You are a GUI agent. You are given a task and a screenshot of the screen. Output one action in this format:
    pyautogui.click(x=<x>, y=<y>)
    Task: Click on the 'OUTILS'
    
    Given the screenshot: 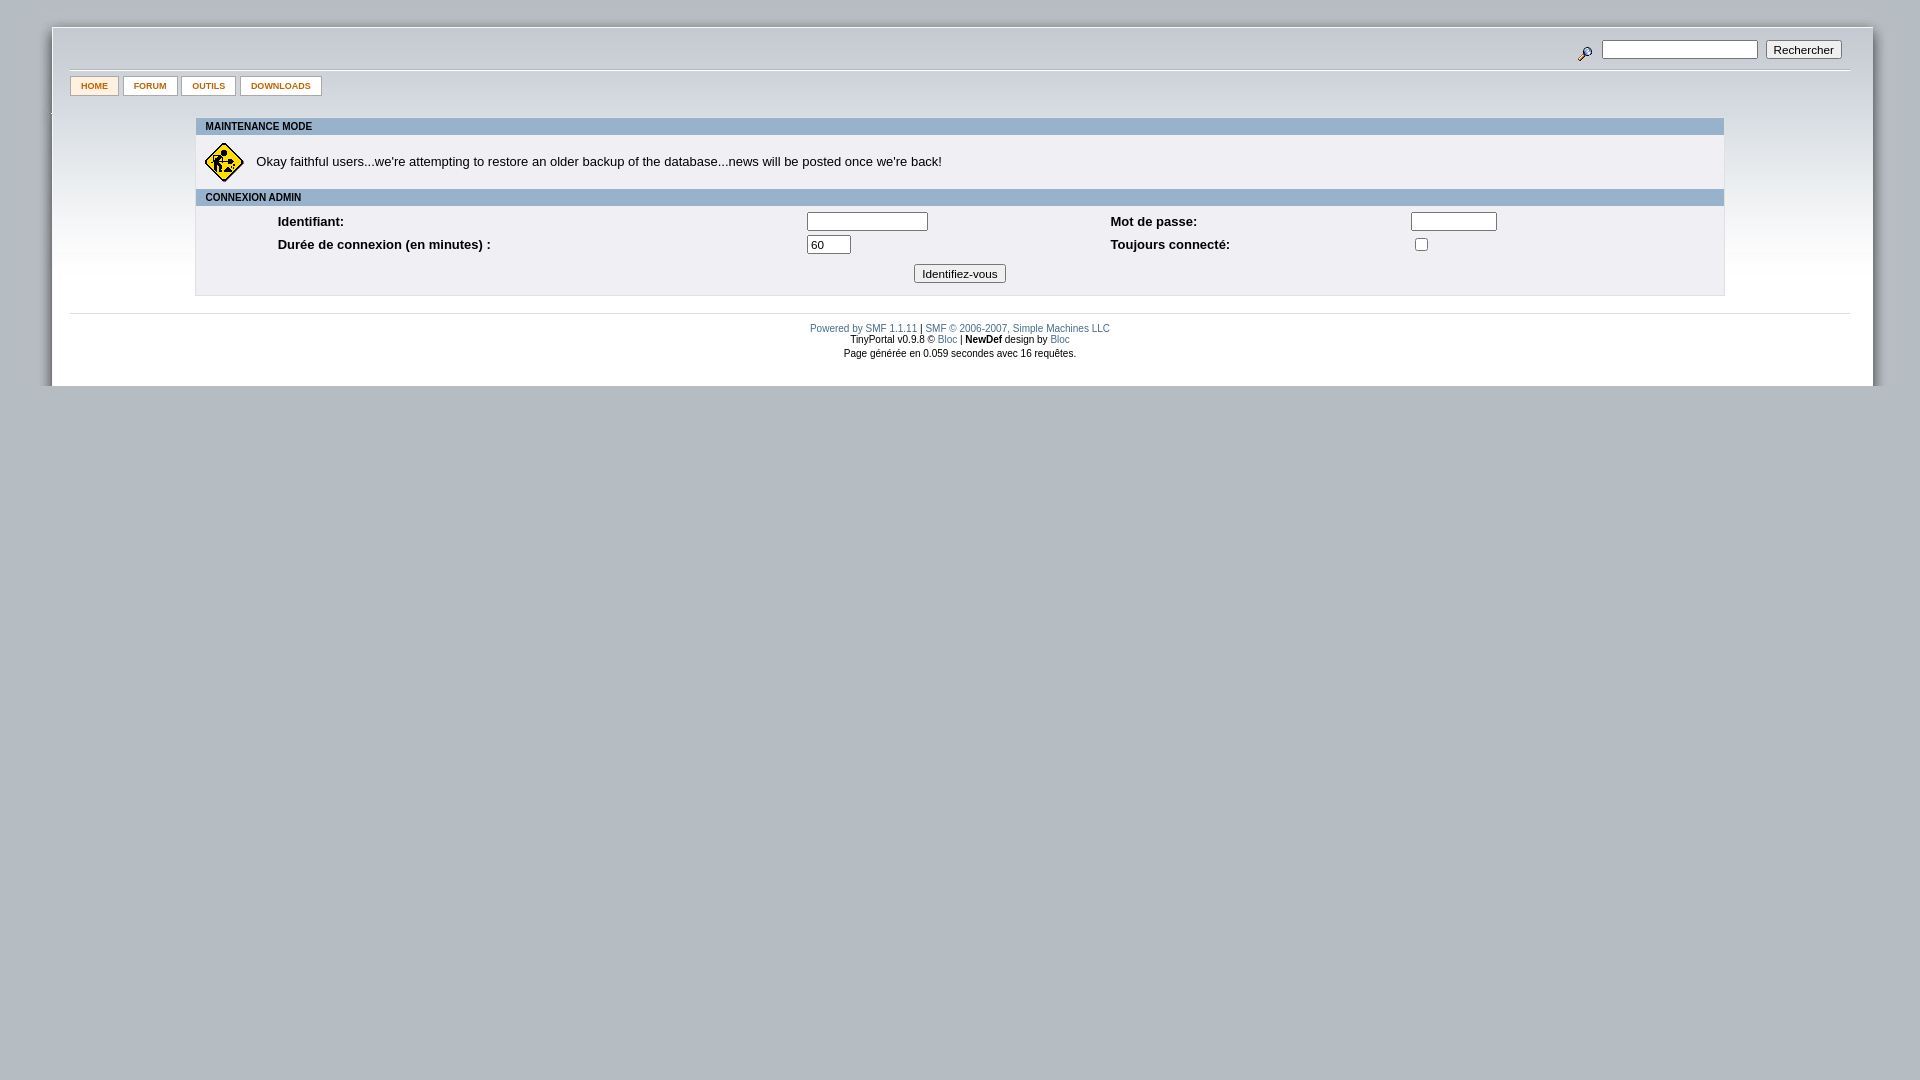 What is the action you would take?
    pyautogui.click(x=208, y=84)
    